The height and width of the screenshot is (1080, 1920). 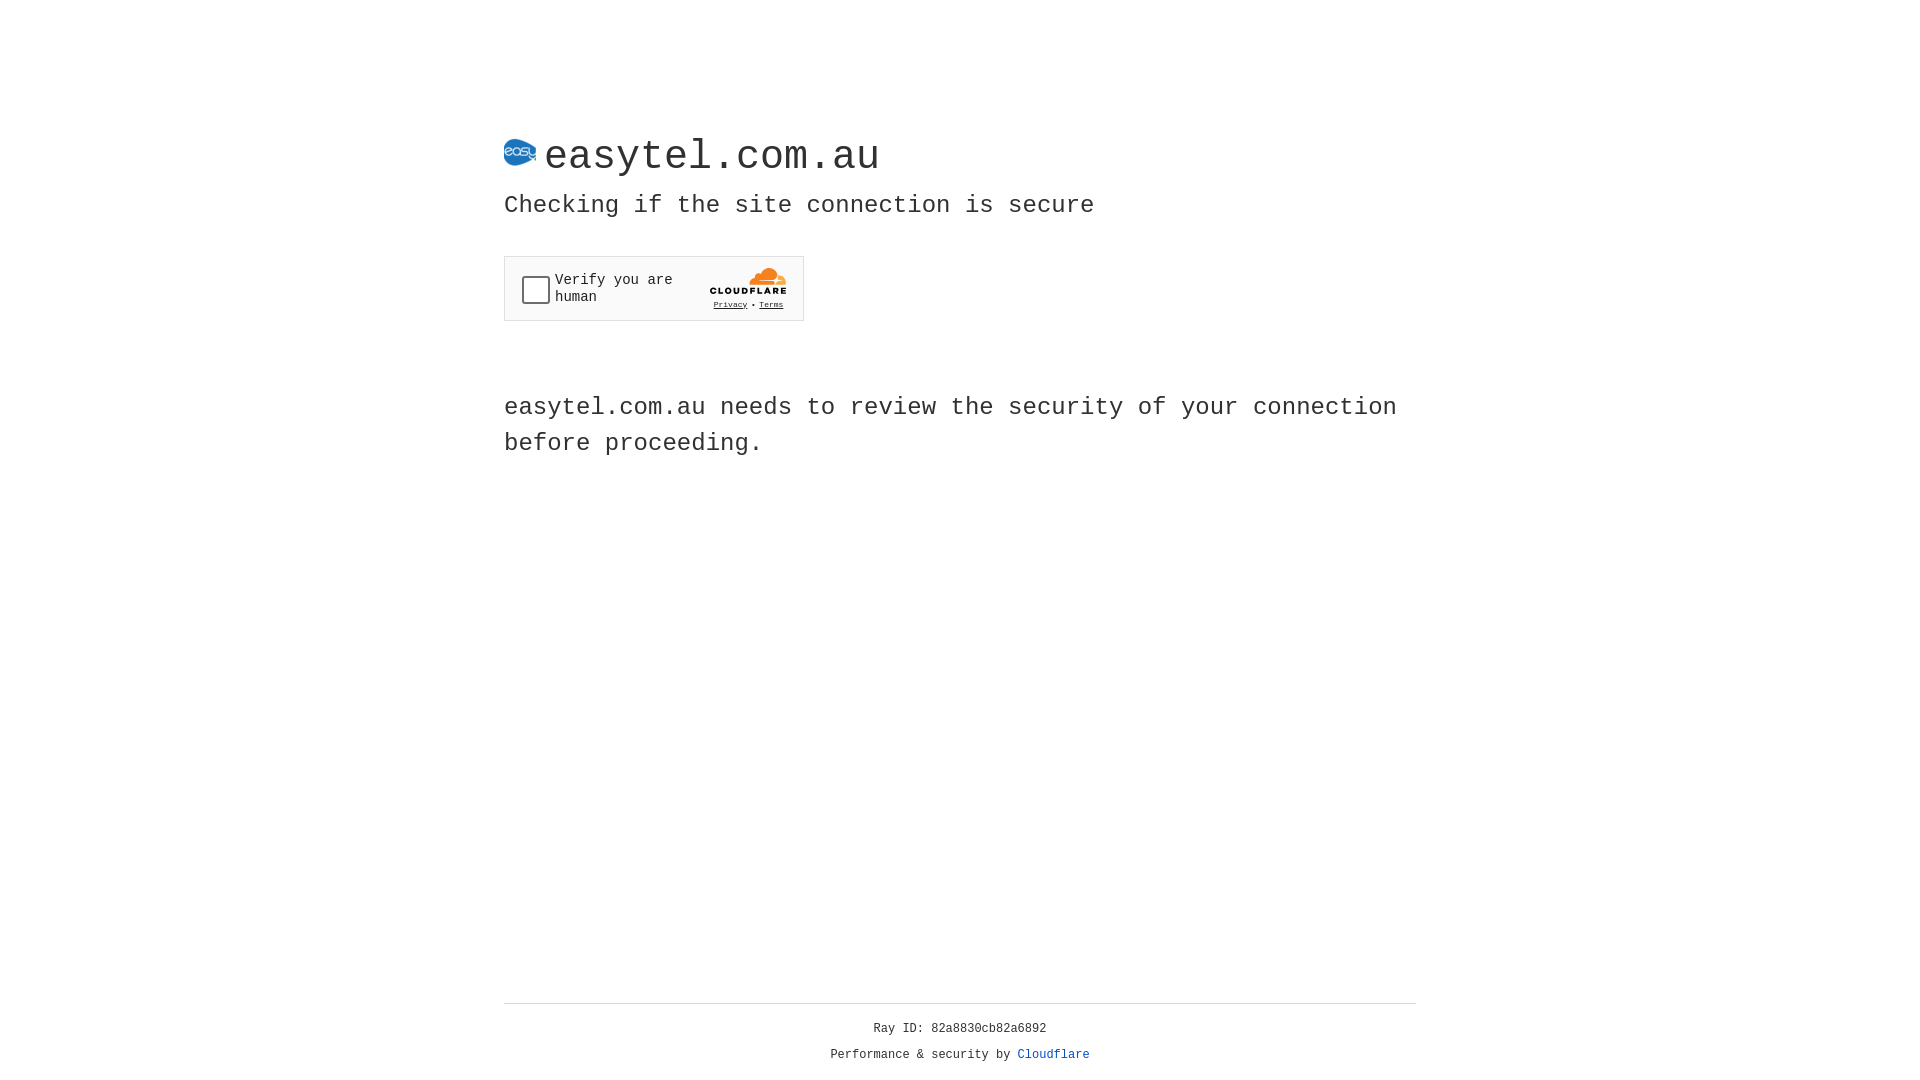 What do you see at coordinates (653, 288) in the screenshot?
I see `'Widget containing a Cloudflare security challenge'` at bounding box center [653, 288].